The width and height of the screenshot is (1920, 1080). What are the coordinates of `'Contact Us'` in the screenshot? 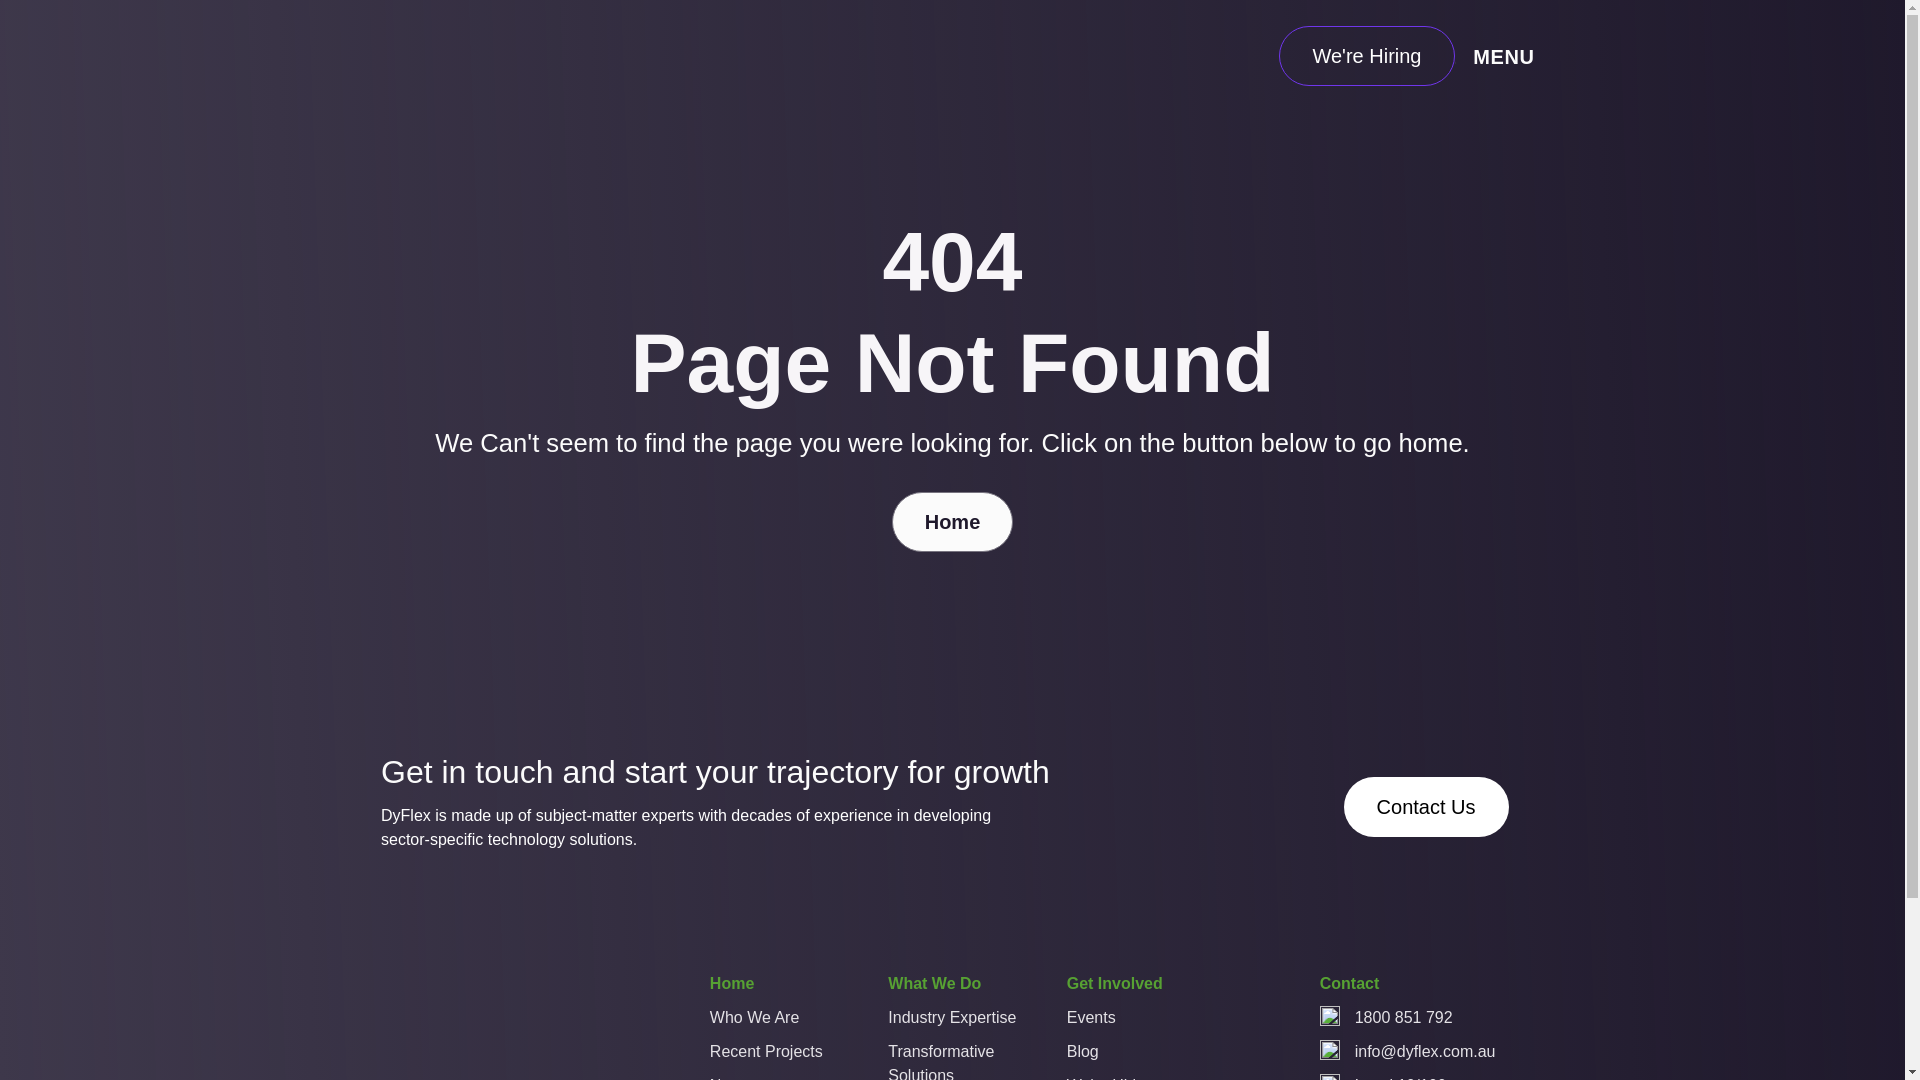 It's located at (1425, 805).